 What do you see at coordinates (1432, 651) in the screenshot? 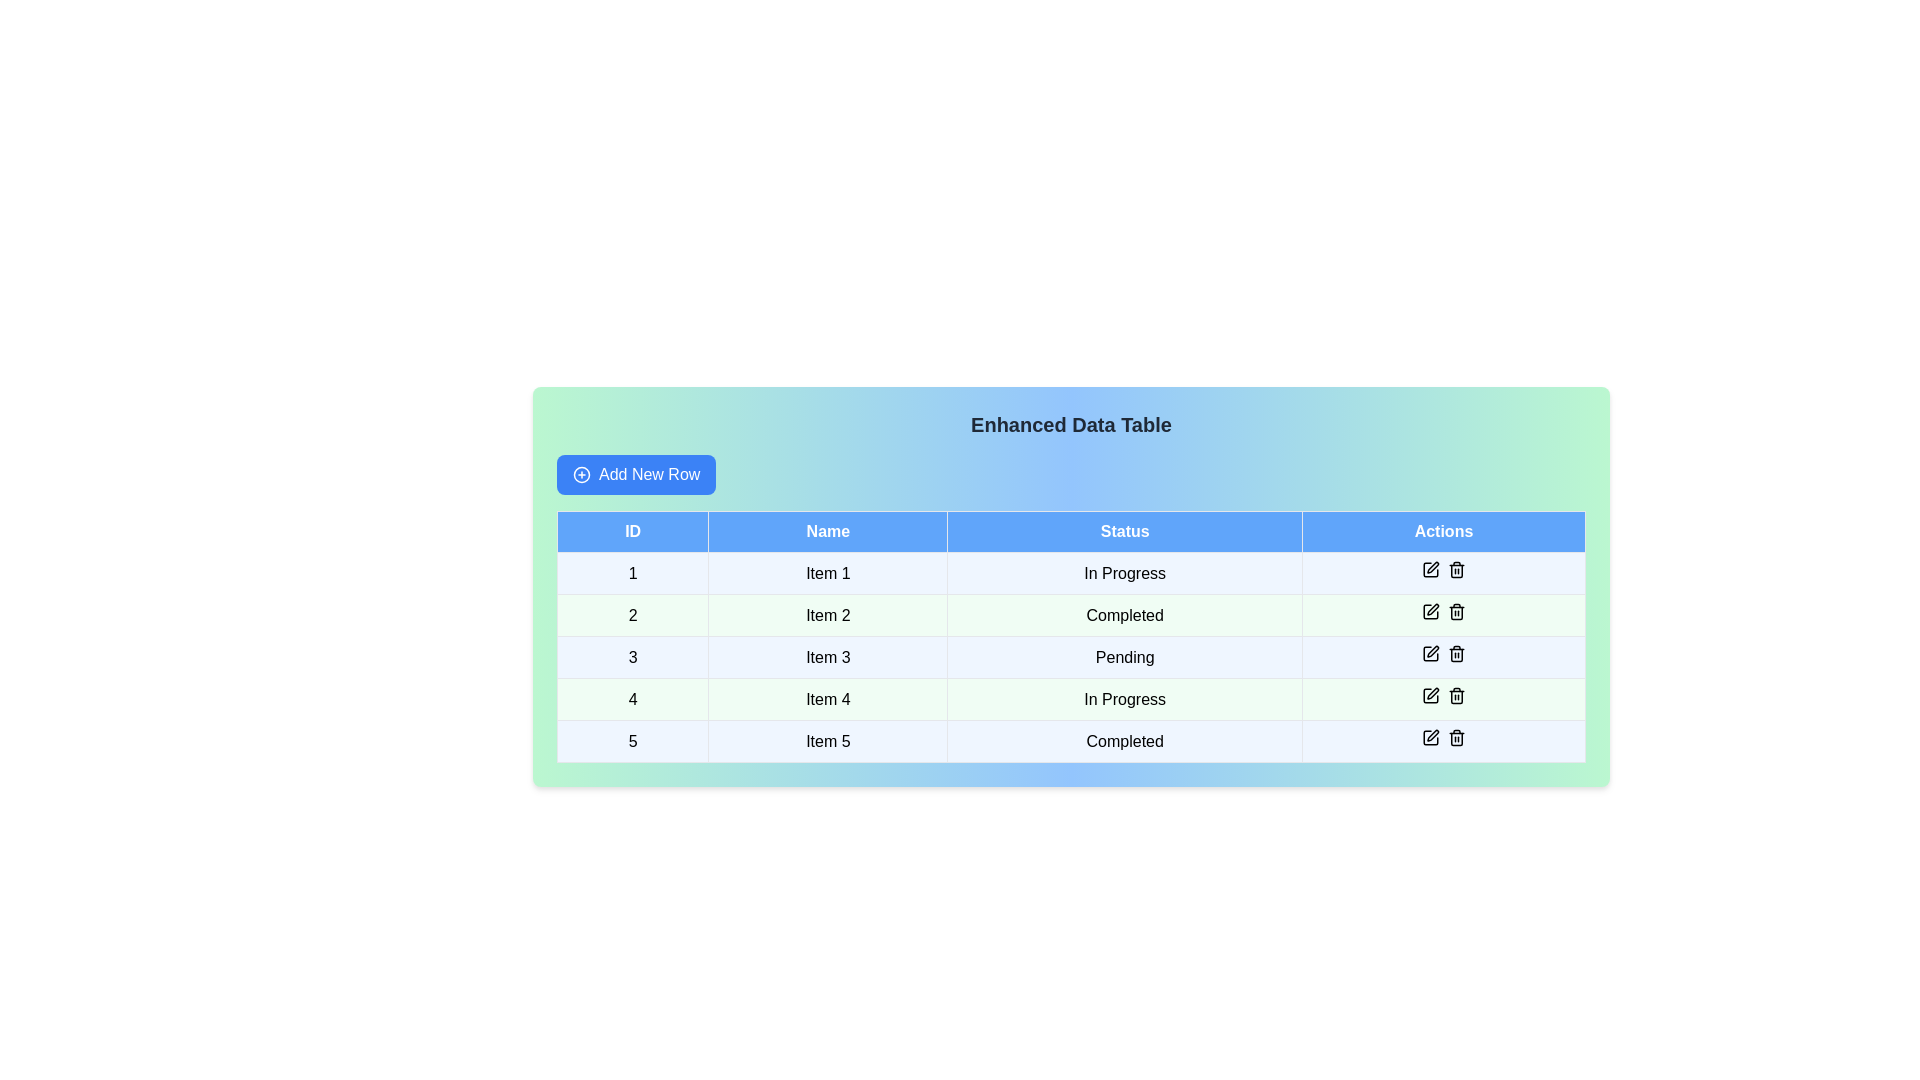
I see `the 'edit' icon located in the 'Actions' column of row 3` at bounding box center [1432, 651].